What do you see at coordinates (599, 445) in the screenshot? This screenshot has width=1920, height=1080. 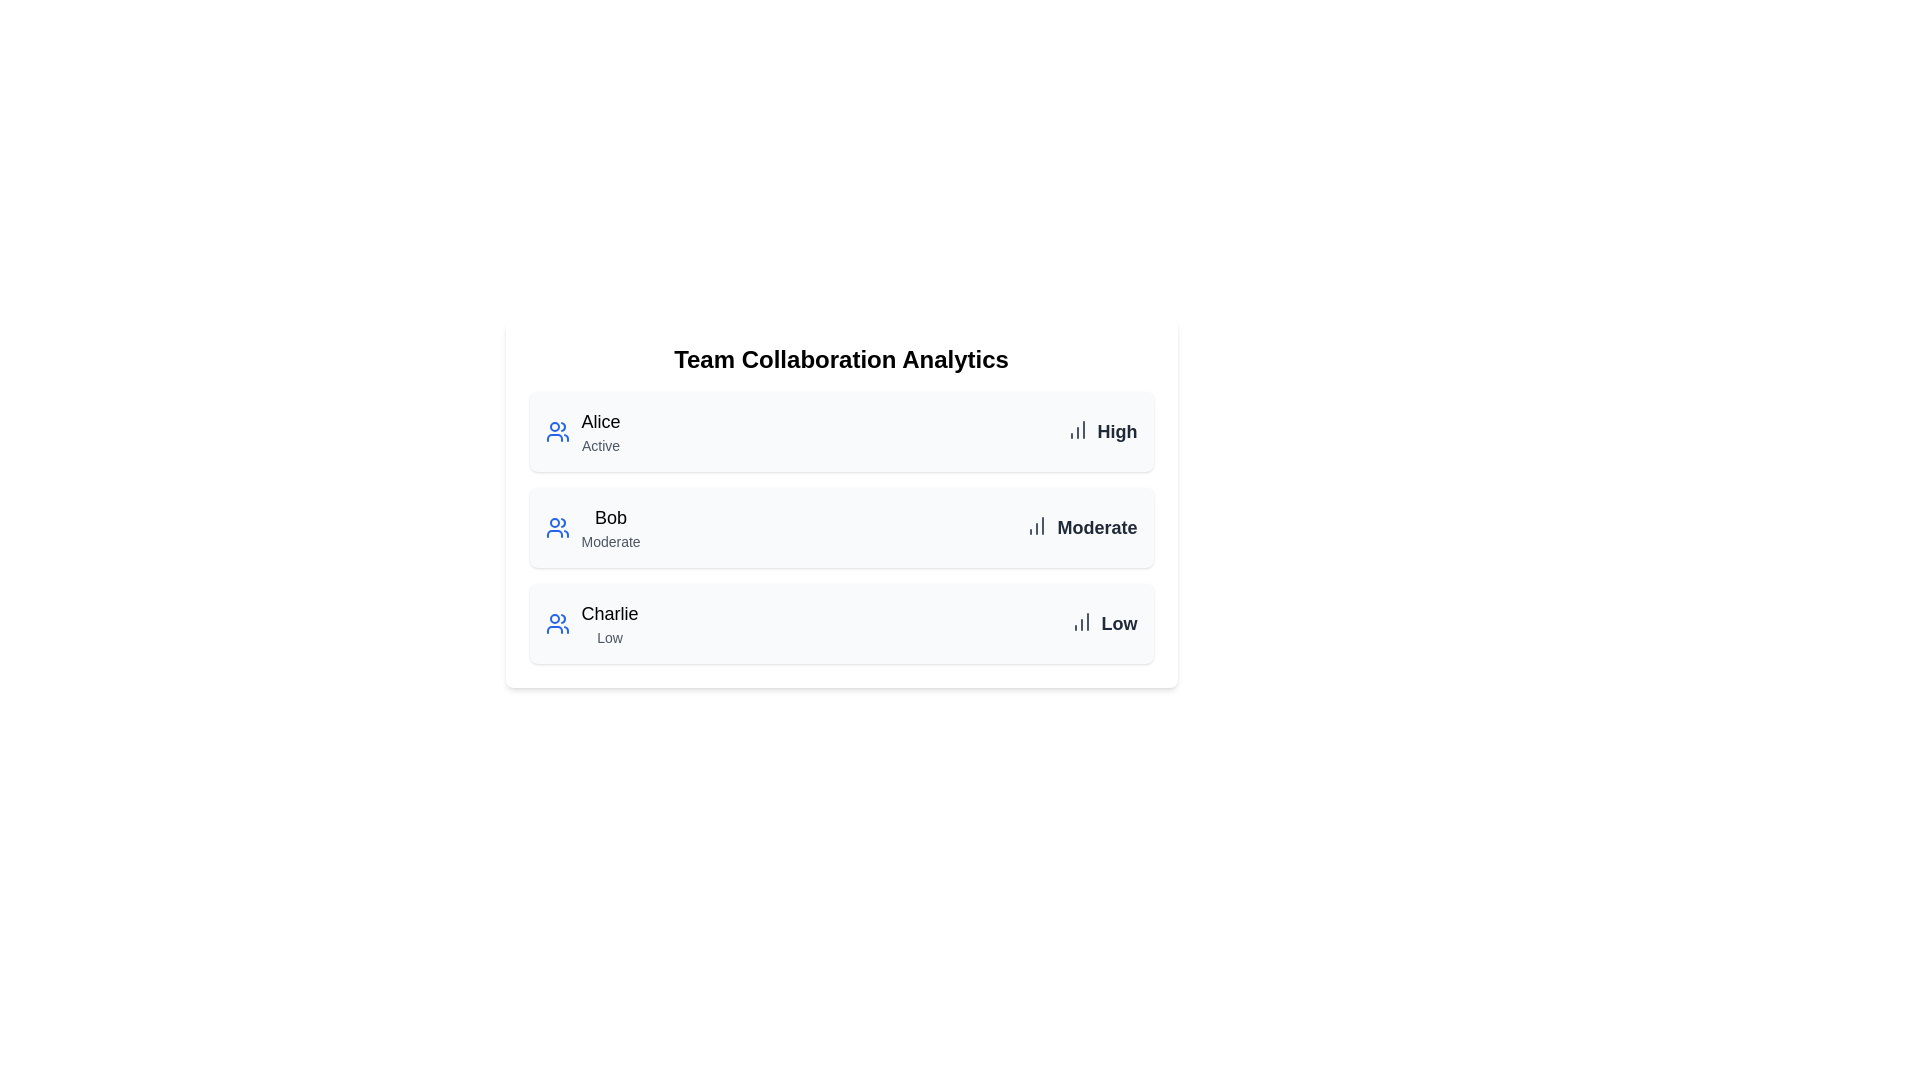 I see `the activity status text for Alice` at bounding box center [599, 445].